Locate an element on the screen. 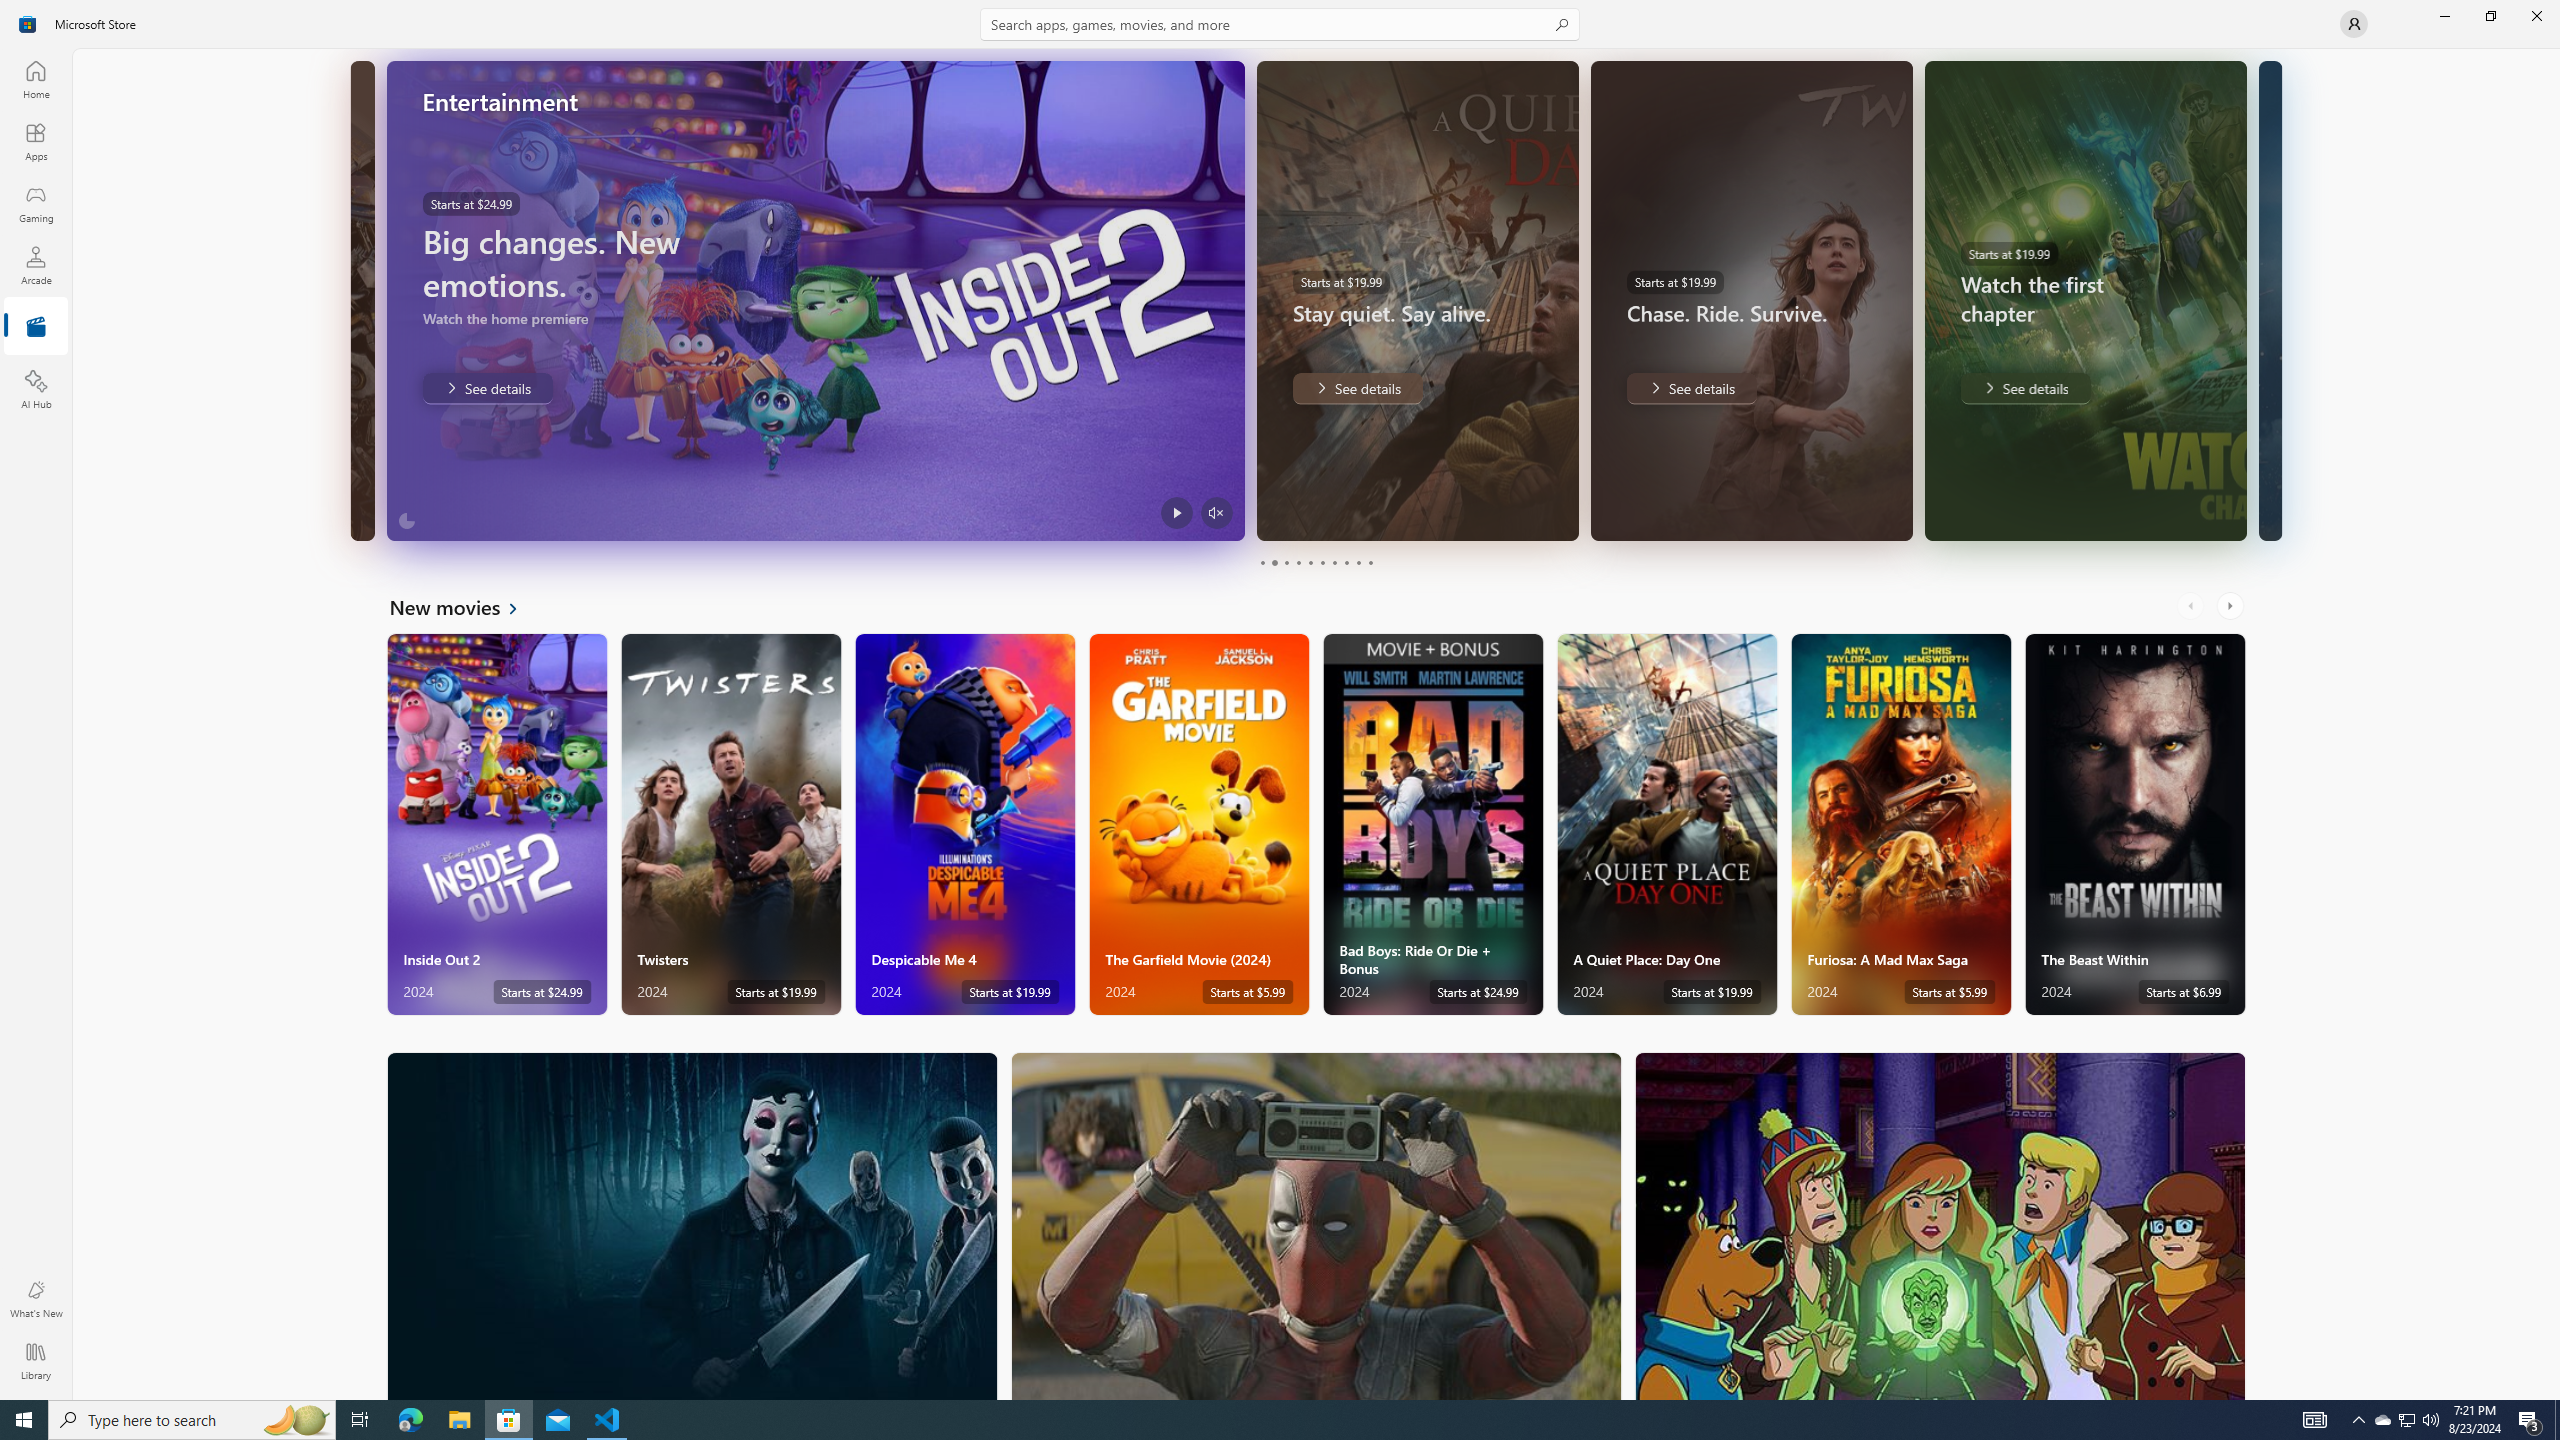 The width and height of the screenshot is (2560, 1440). 'AutomationID: RightScrollButton' is located at coordinates (2231, 605).